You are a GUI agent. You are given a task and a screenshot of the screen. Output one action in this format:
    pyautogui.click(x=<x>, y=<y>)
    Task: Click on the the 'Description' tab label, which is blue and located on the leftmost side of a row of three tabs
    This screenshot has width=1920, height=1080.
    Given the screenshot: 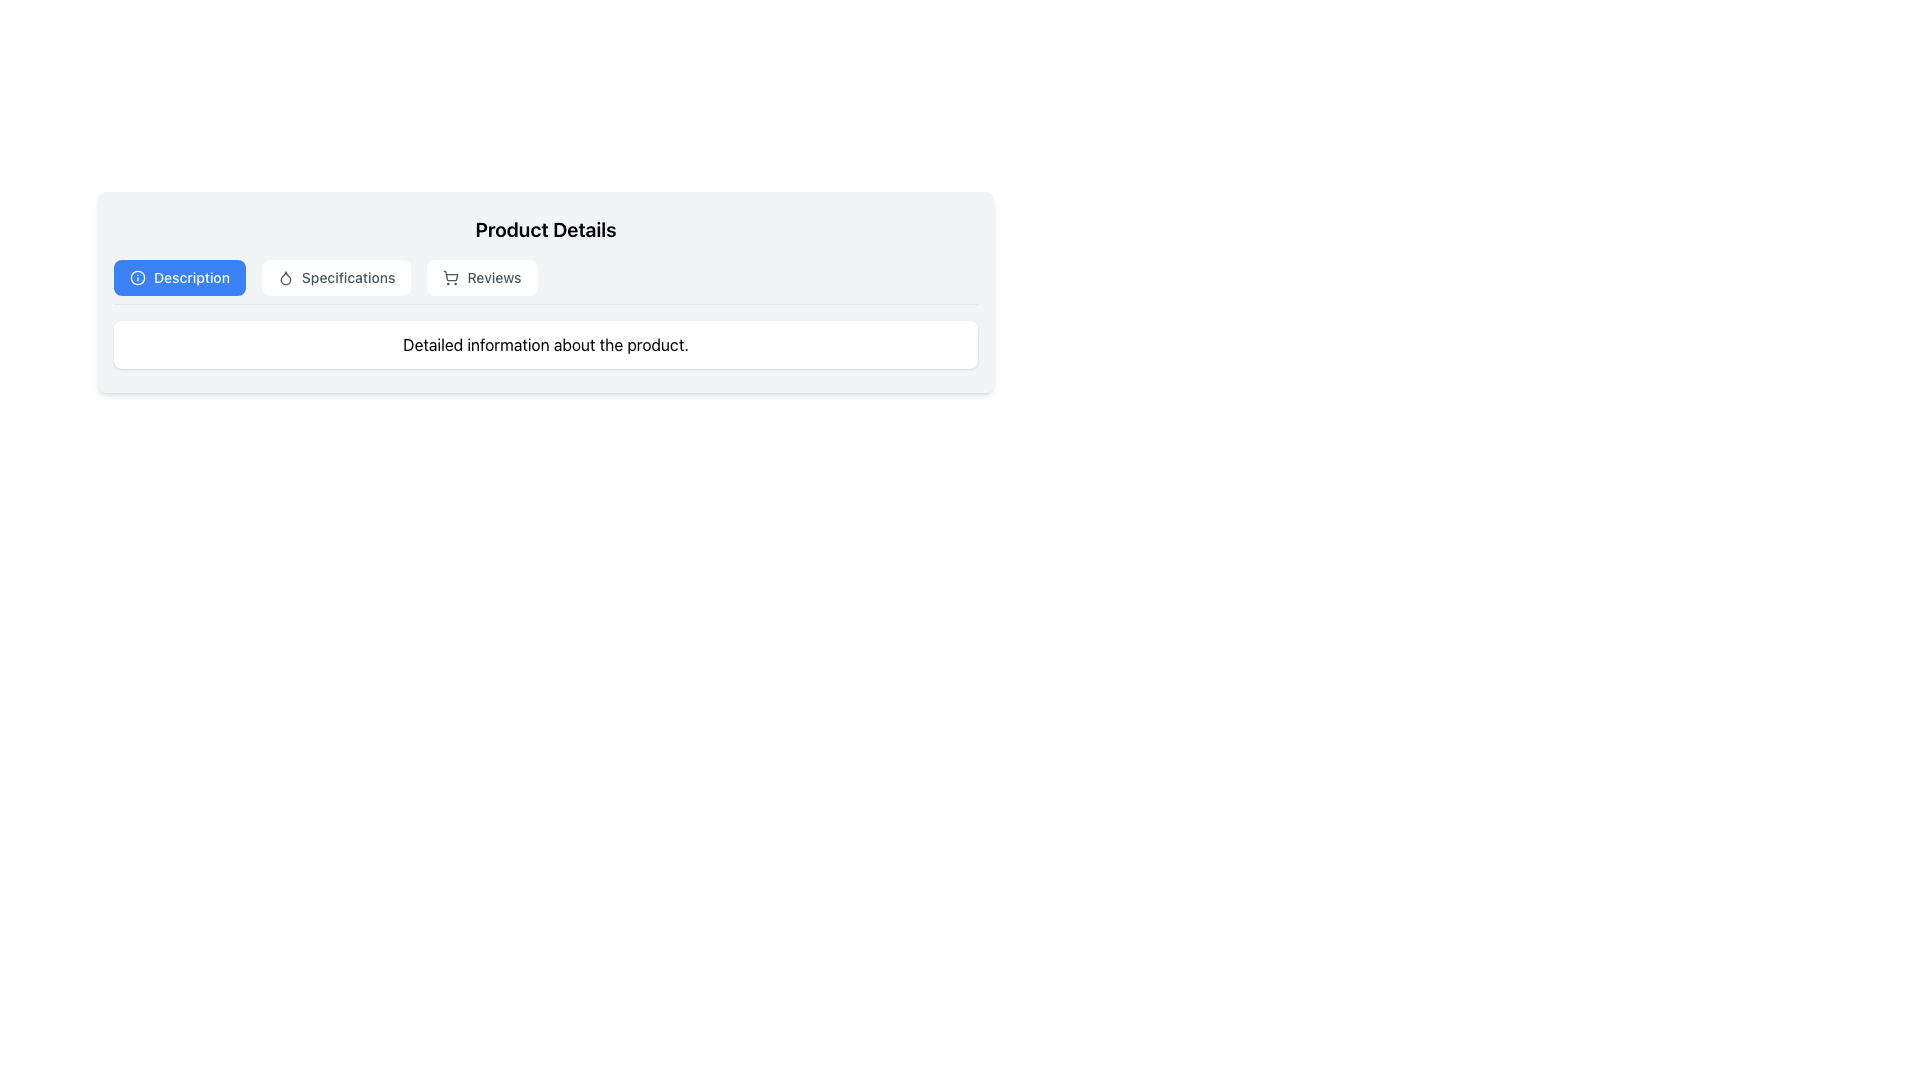 What is the action you would take?
    pyautogui.click(x=179, y=277)
    